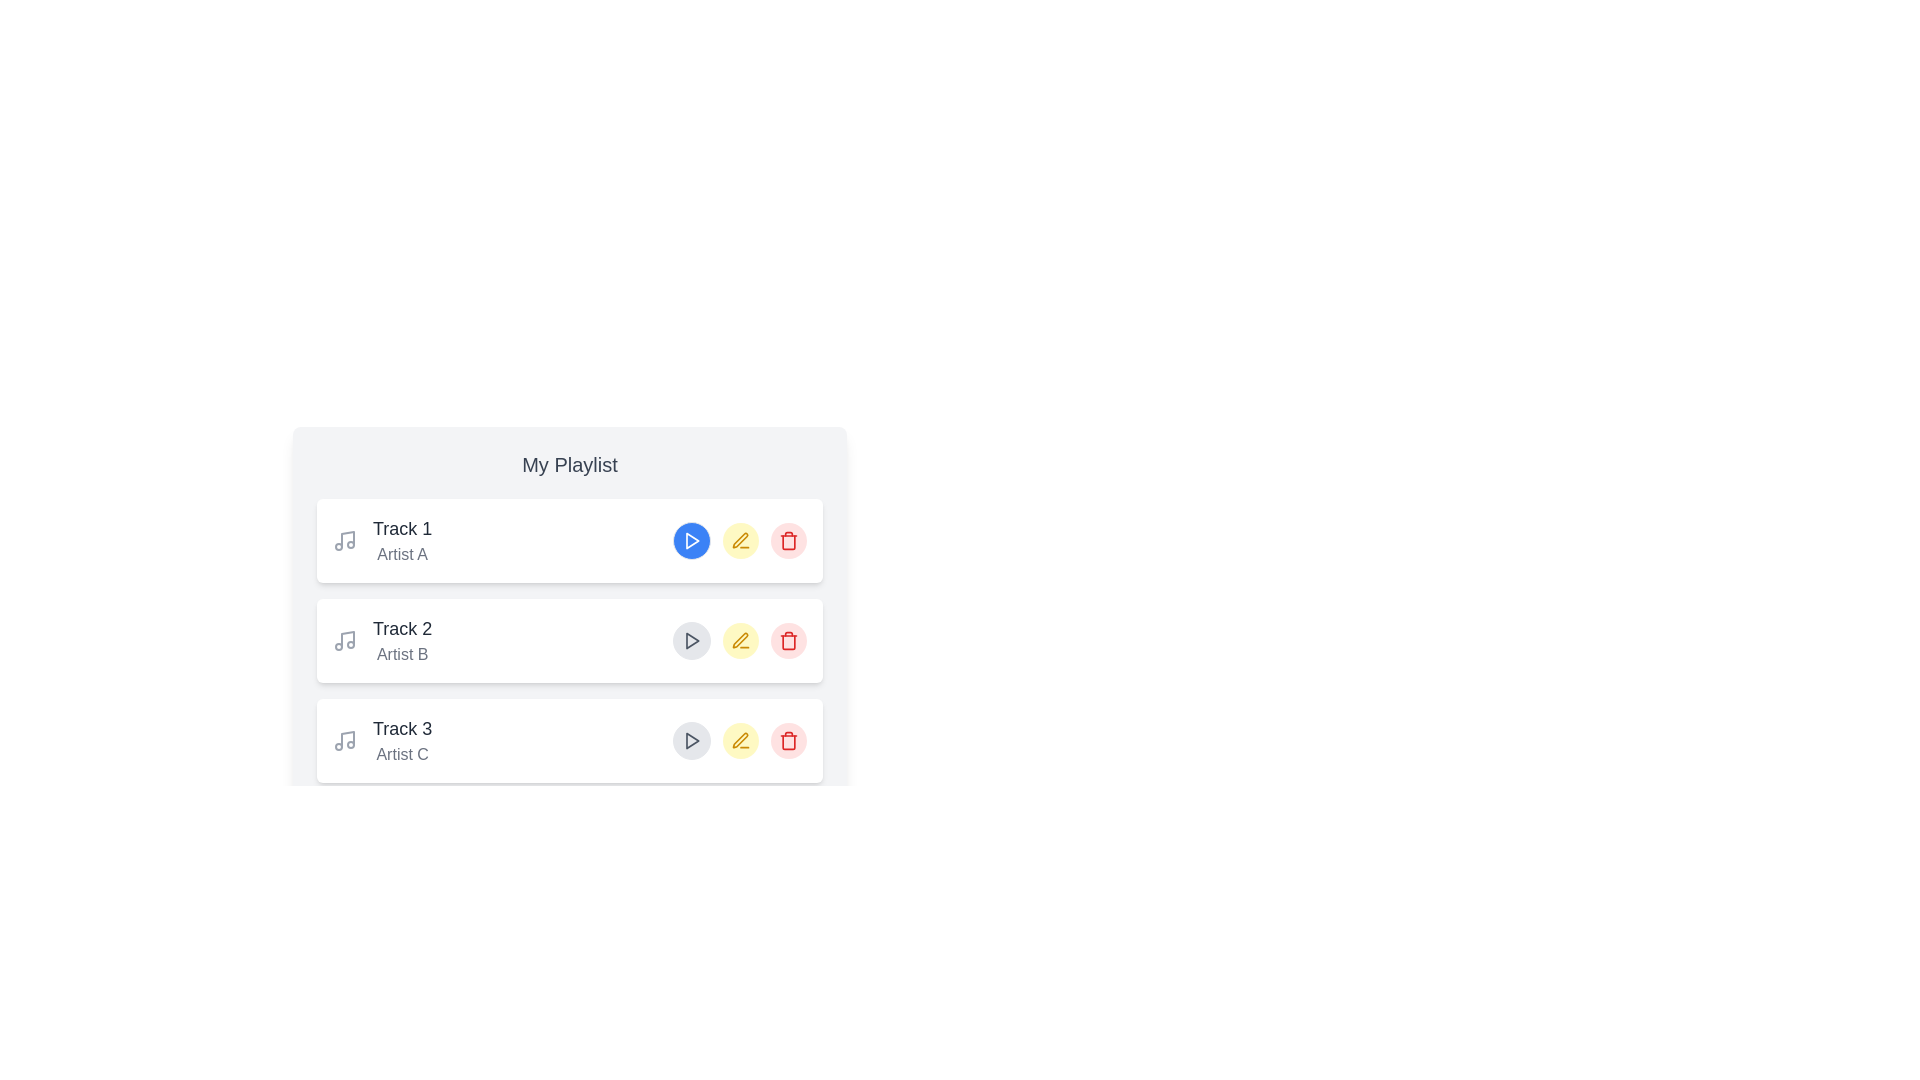 The width and height of the screenshot is (1920, 1080). Describe the element at coordinates (787, 540) in the screenshot. I see `delete button for the track with title Track 1` at that location.